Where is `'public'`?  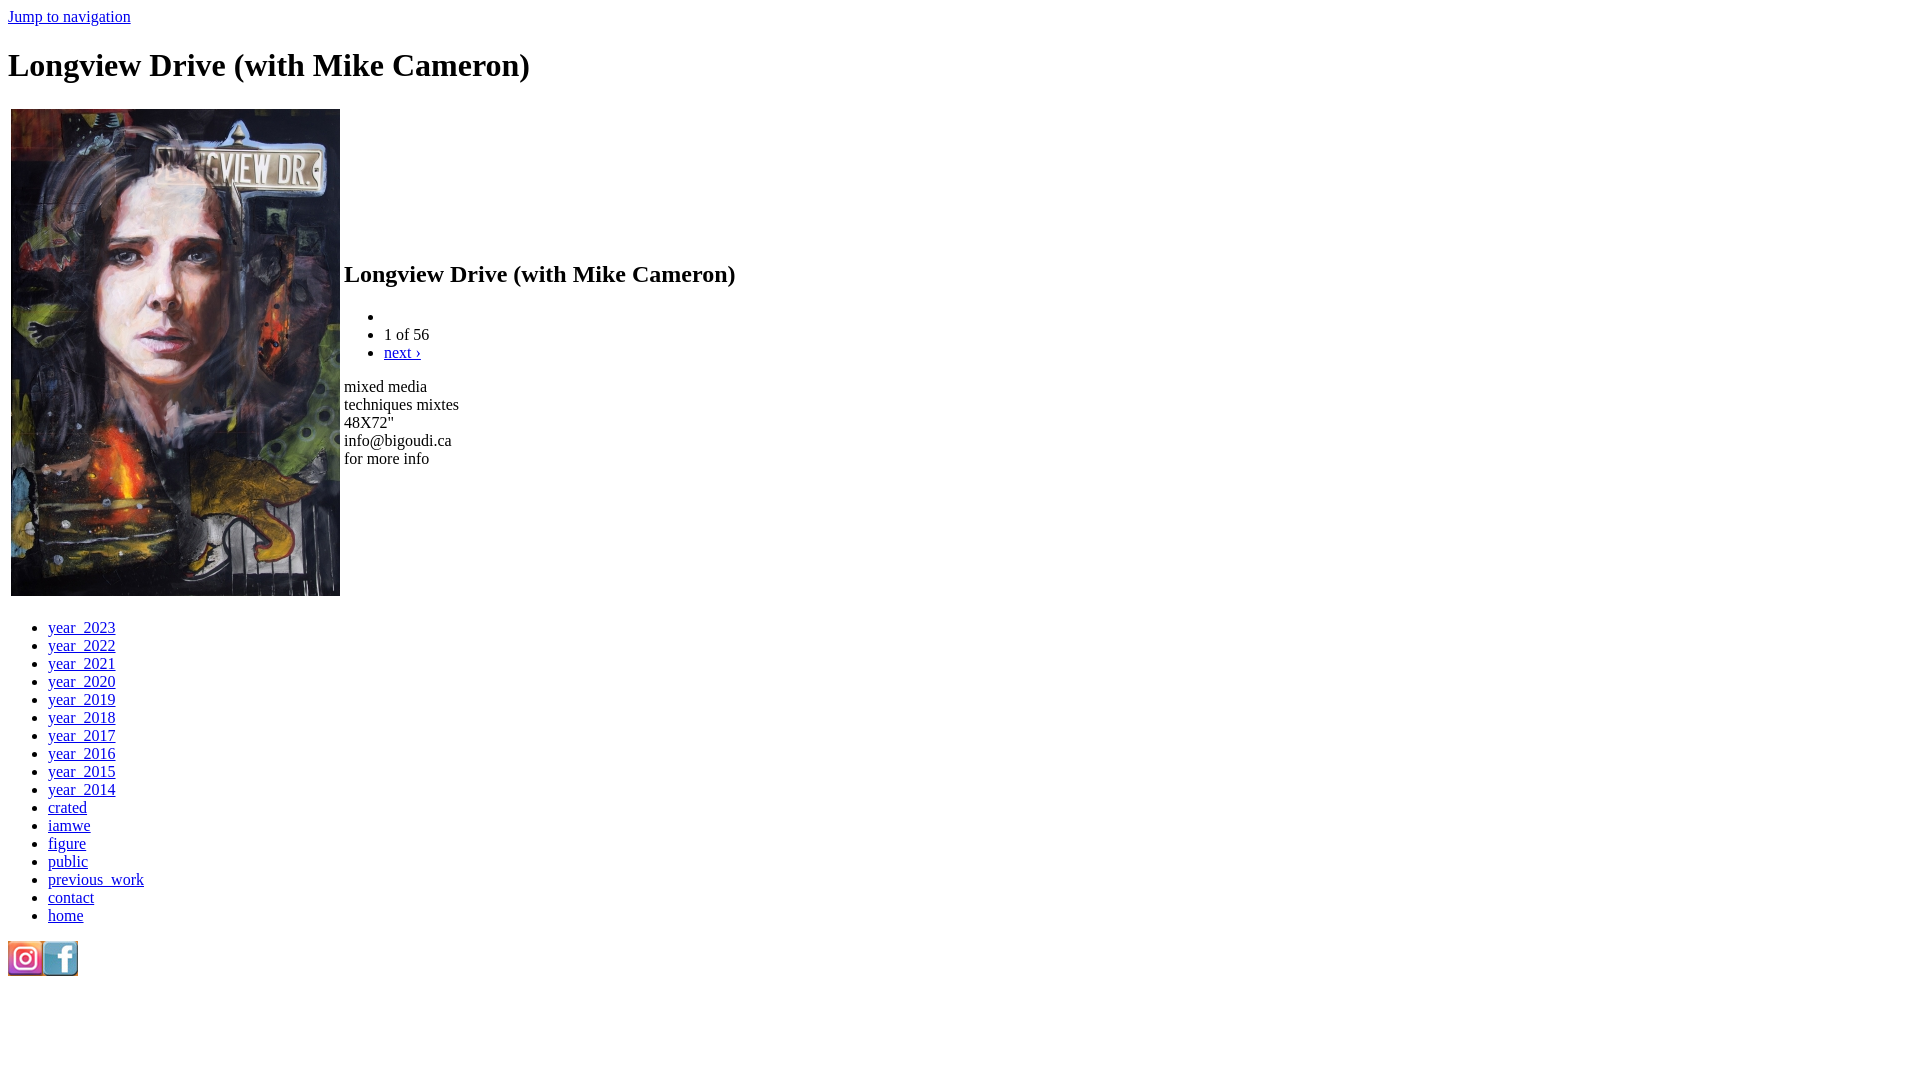
'public' is located at coordinates (67, 860).